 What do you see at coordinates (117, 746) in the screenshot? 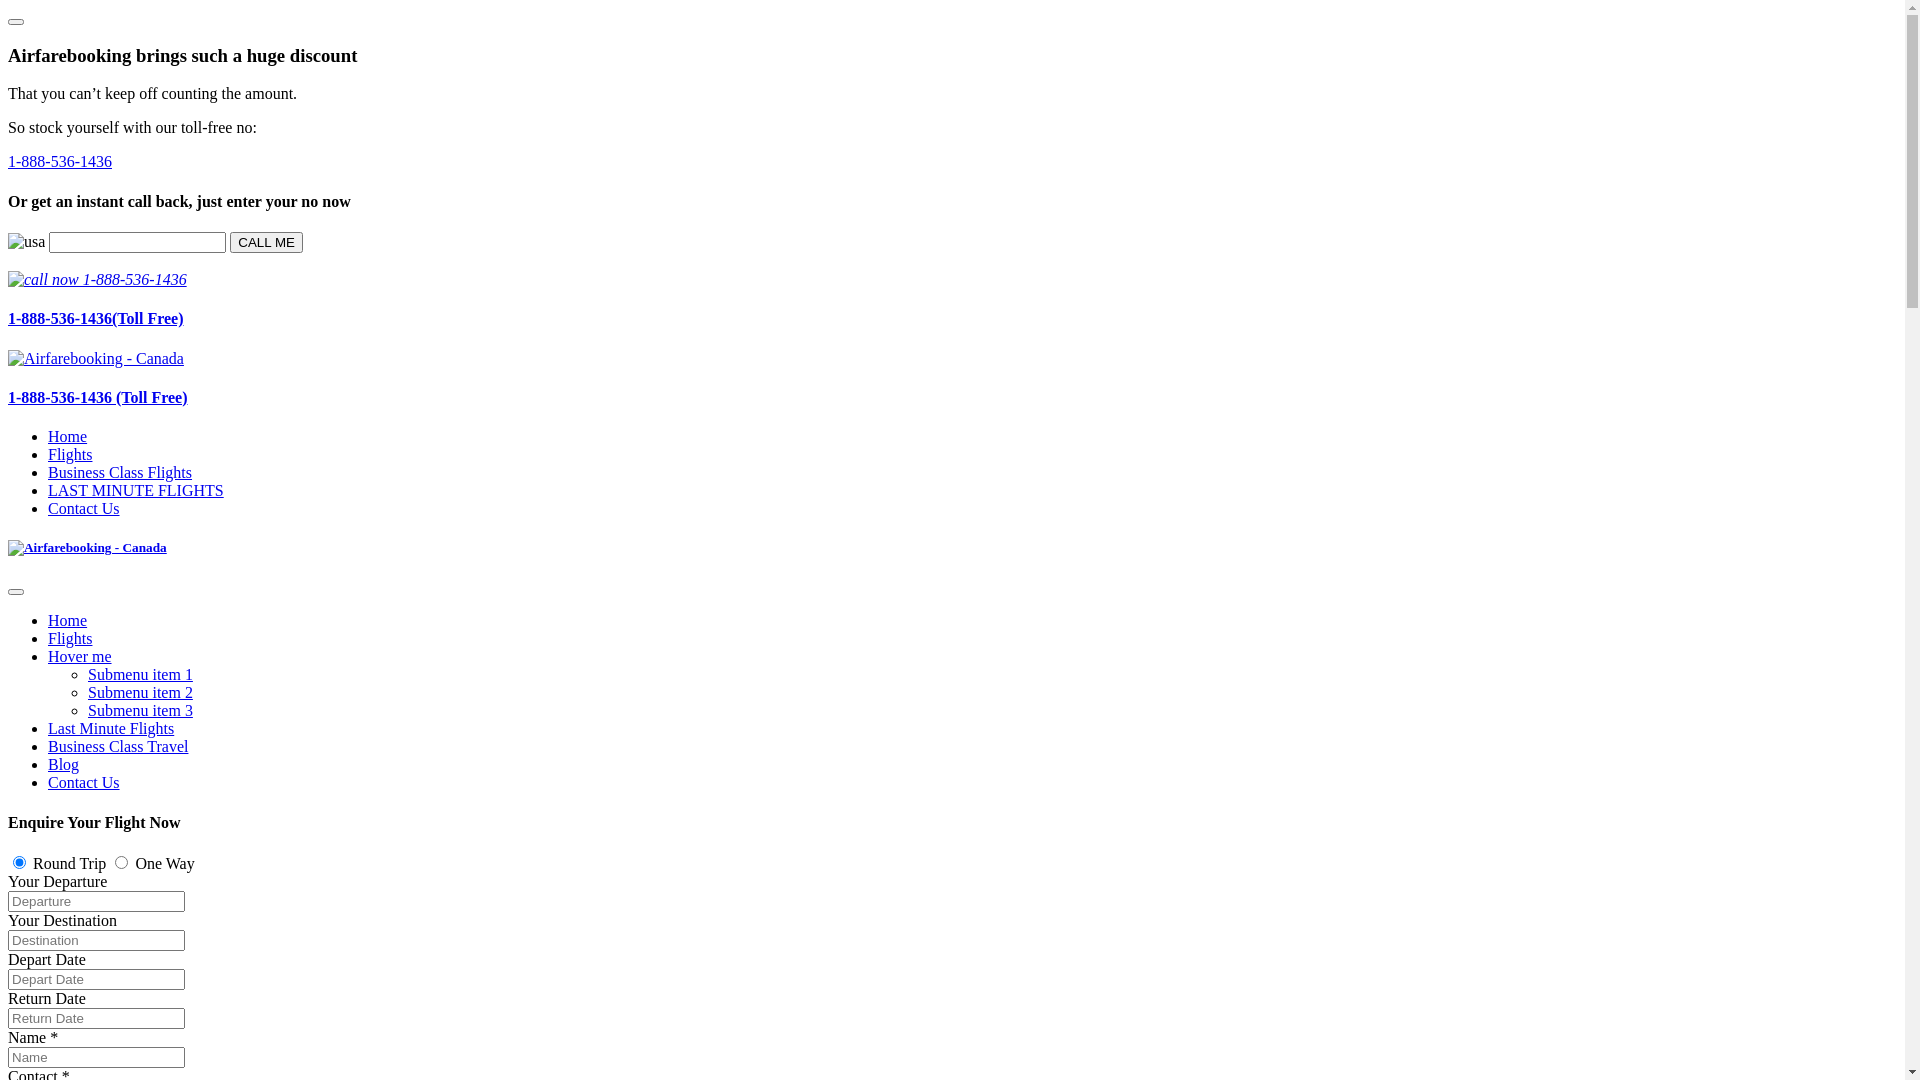
I see `'Business Class Travel'` at bounding box center [117, 746].